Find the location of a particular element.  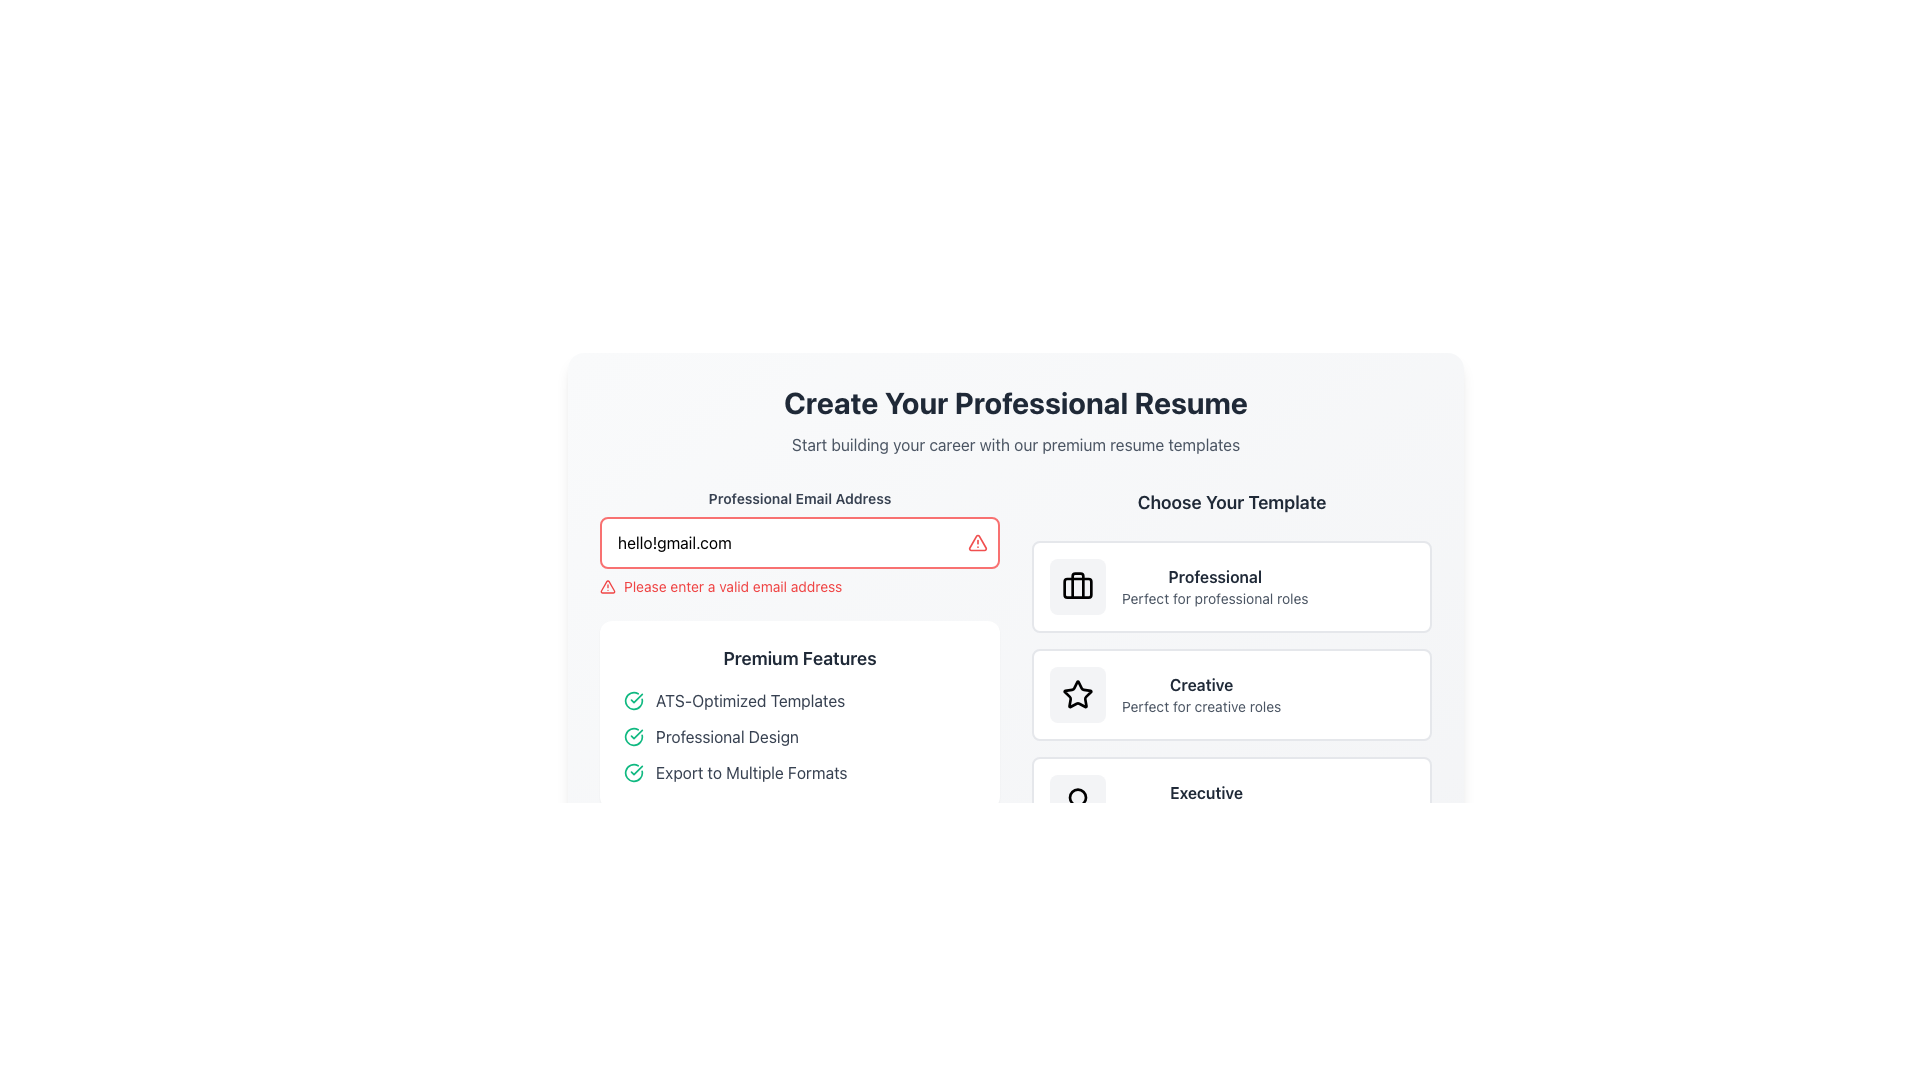

the state of the circular green checkmark icon indicating success, located to the left of the 'Export to Multiple Formats' text in the 'Premium Features' section is located at coordinates (632, 771).